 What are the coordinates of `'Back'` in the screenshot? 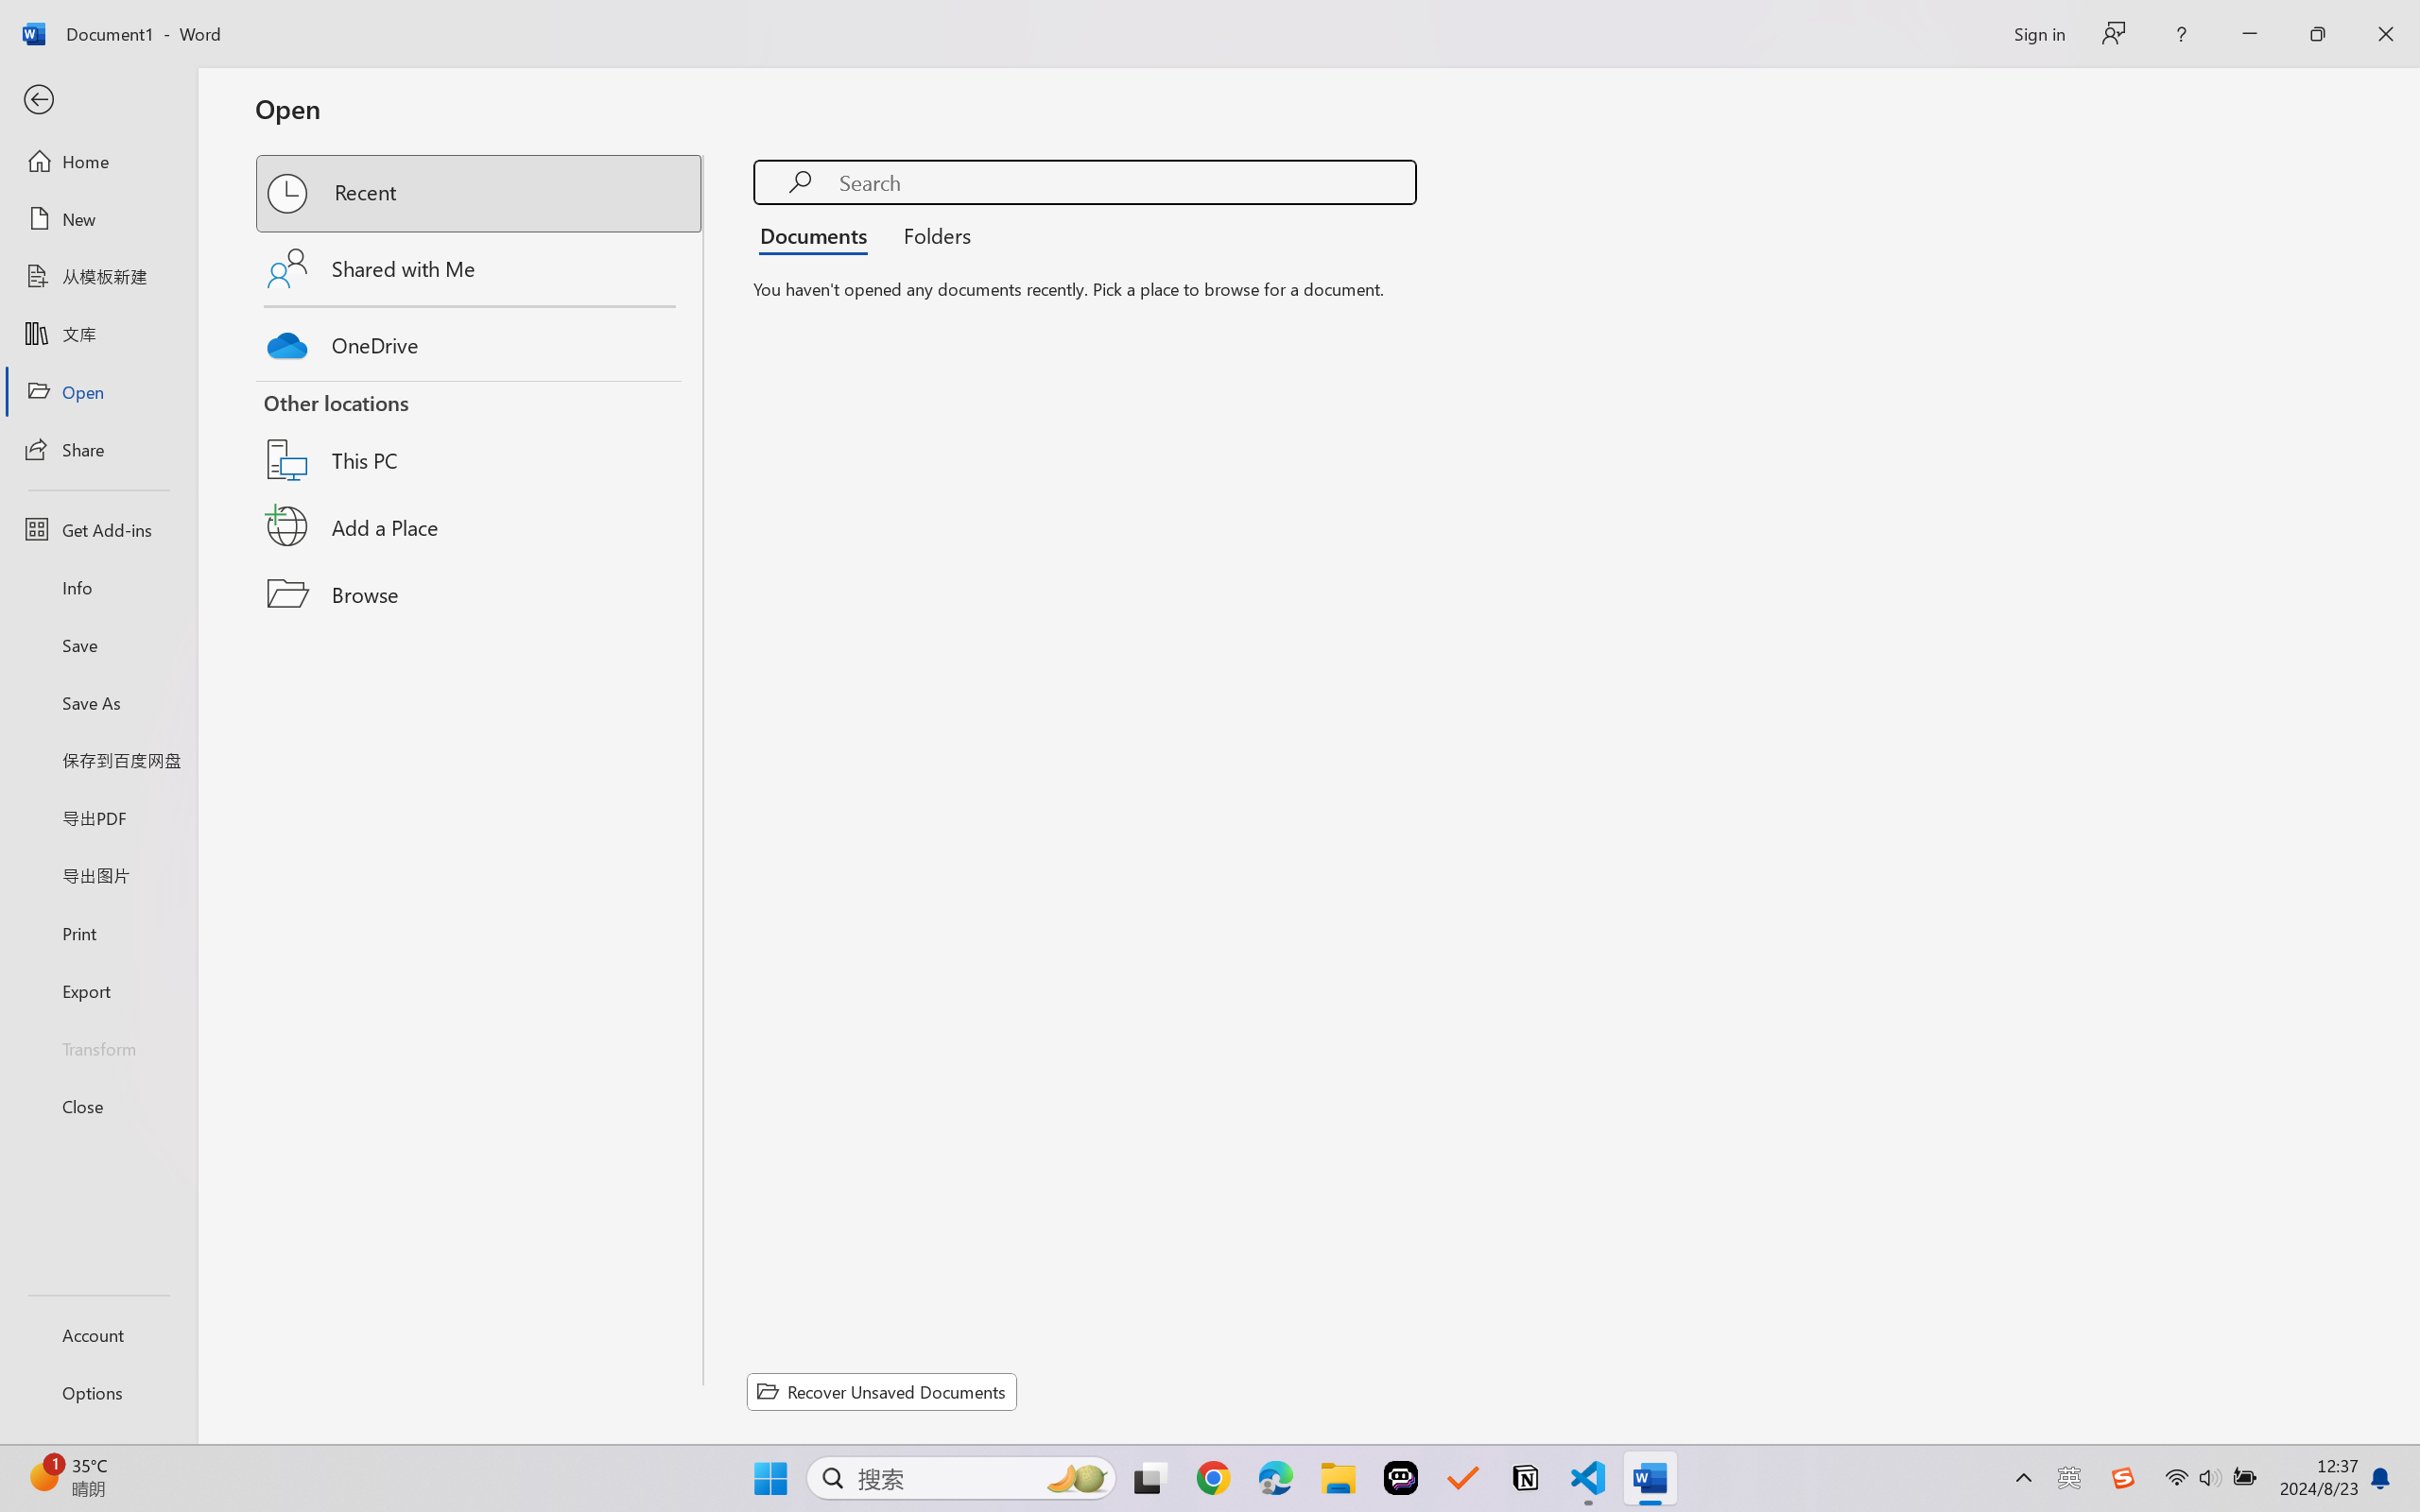 It's located at (97, 100).